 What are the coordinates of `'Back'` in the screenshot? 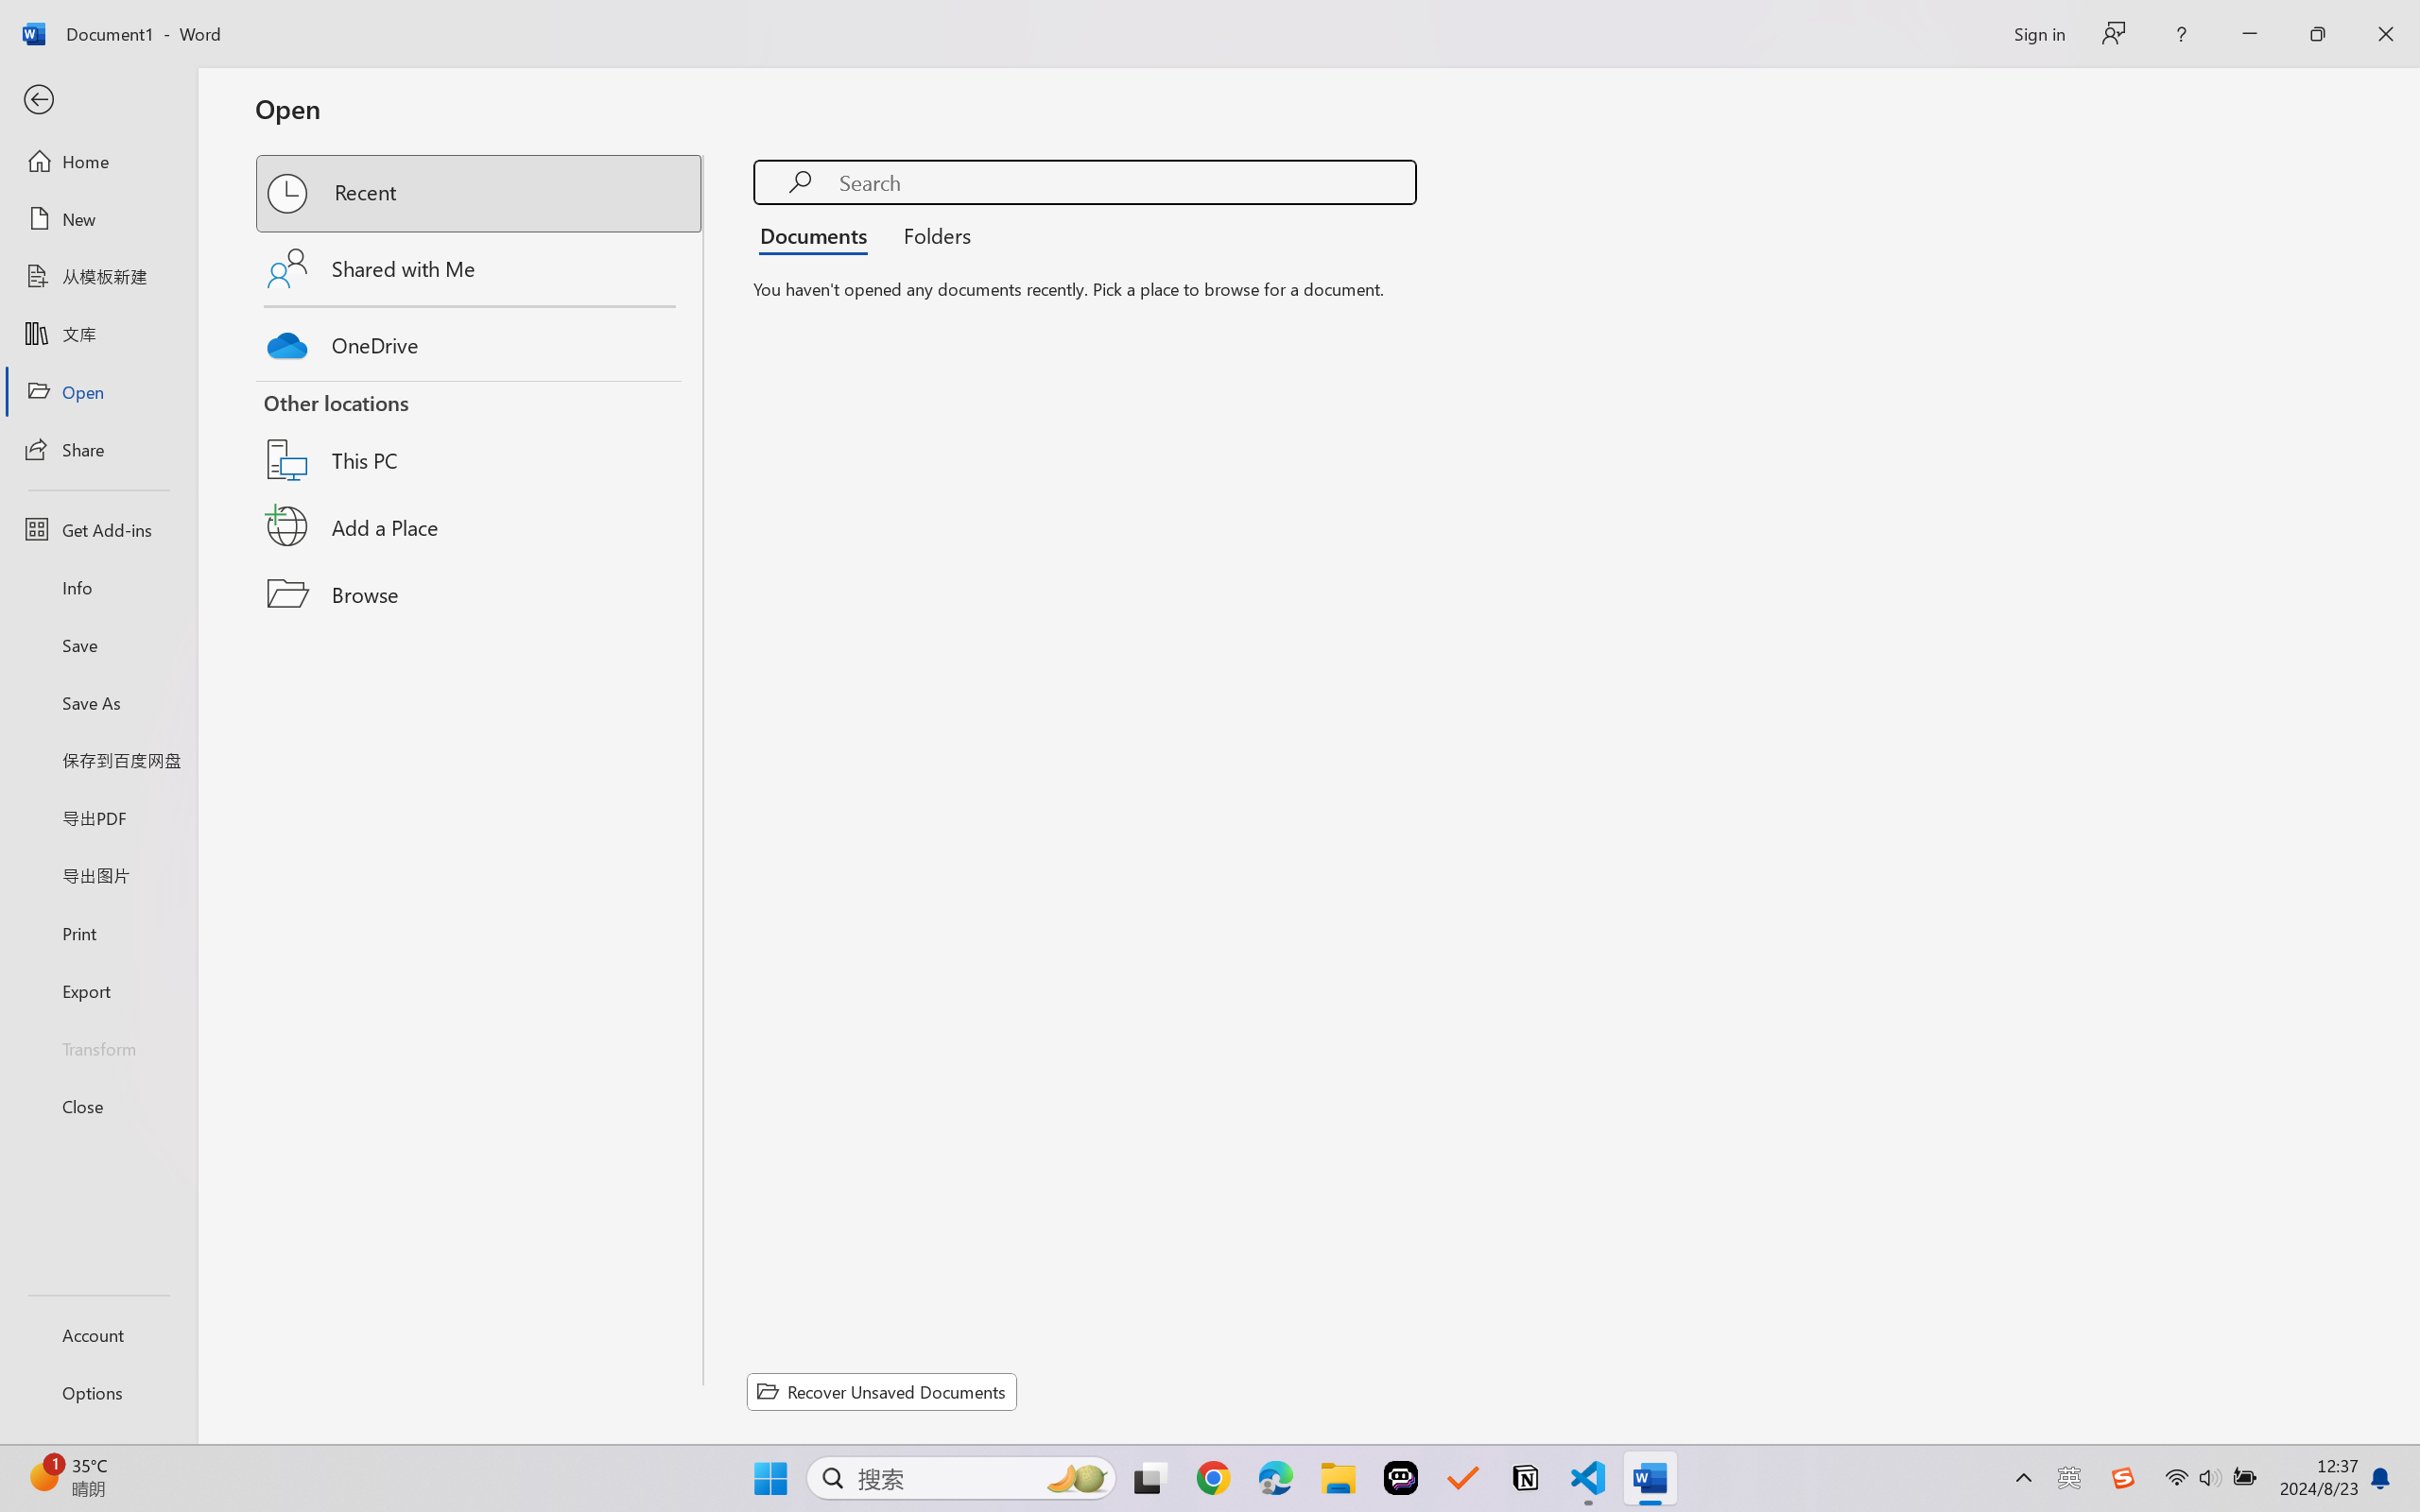 It's located at (97, 100).